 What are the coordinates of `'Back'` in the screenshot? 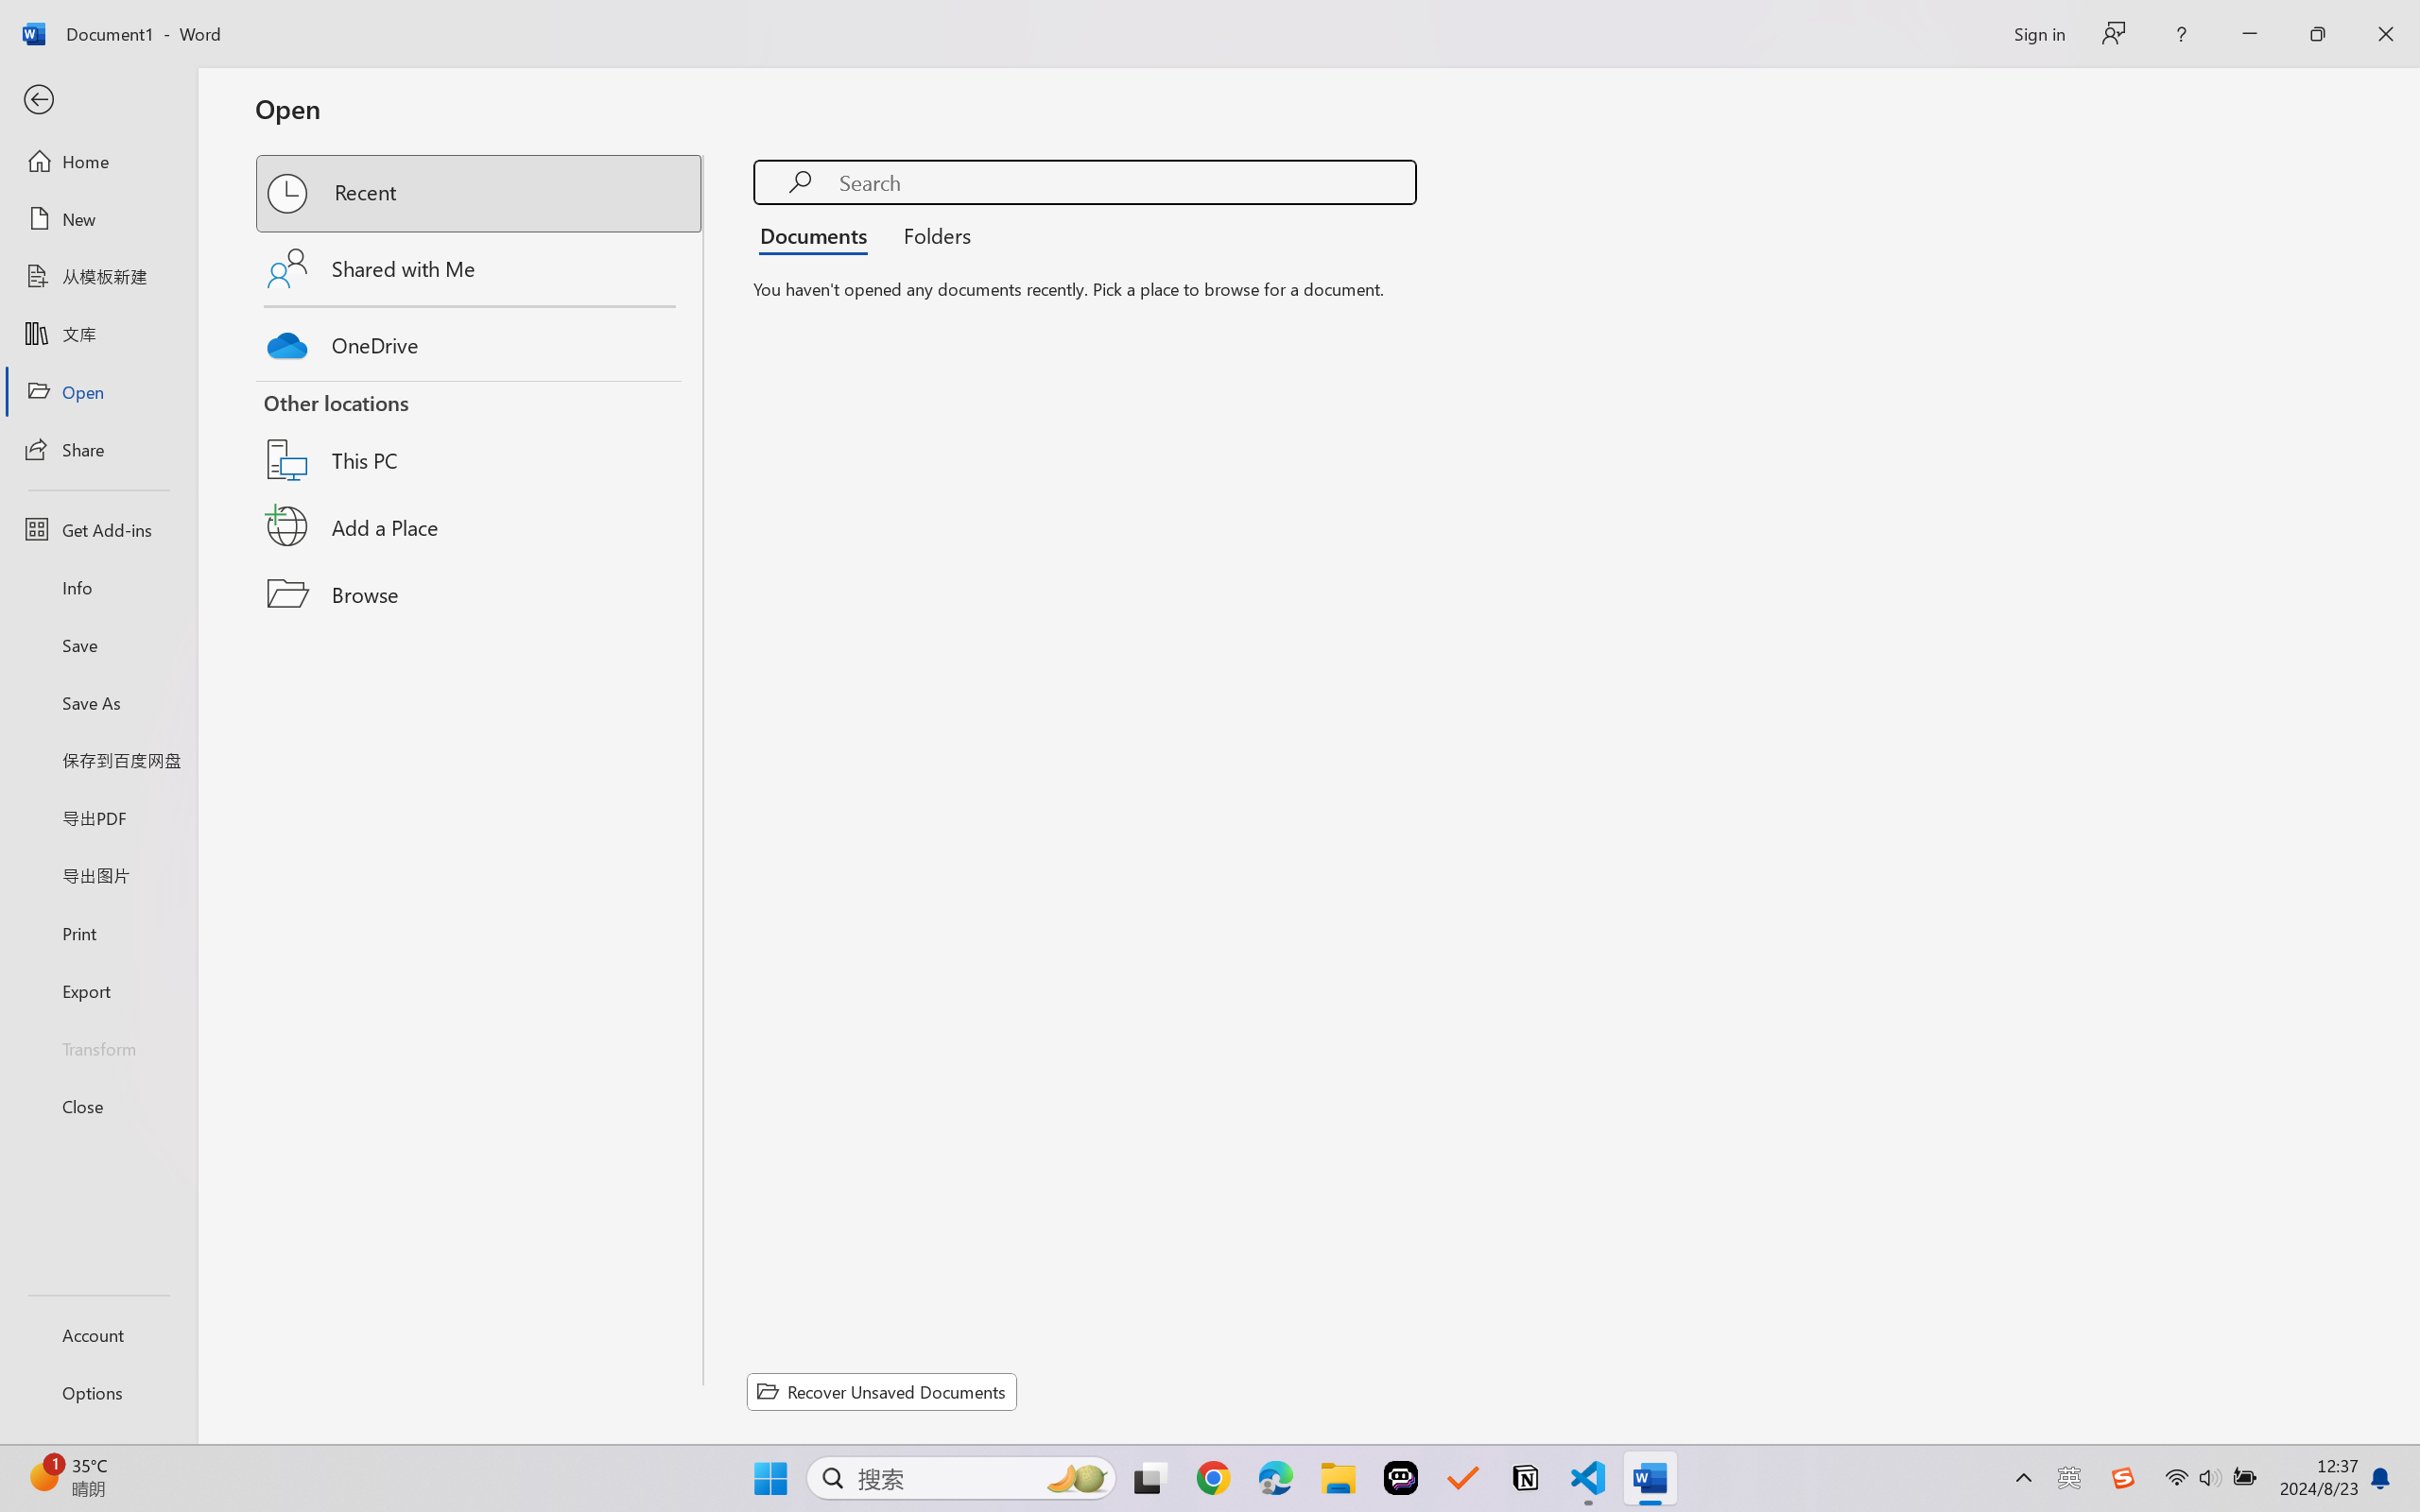 It's located at (97, 100).